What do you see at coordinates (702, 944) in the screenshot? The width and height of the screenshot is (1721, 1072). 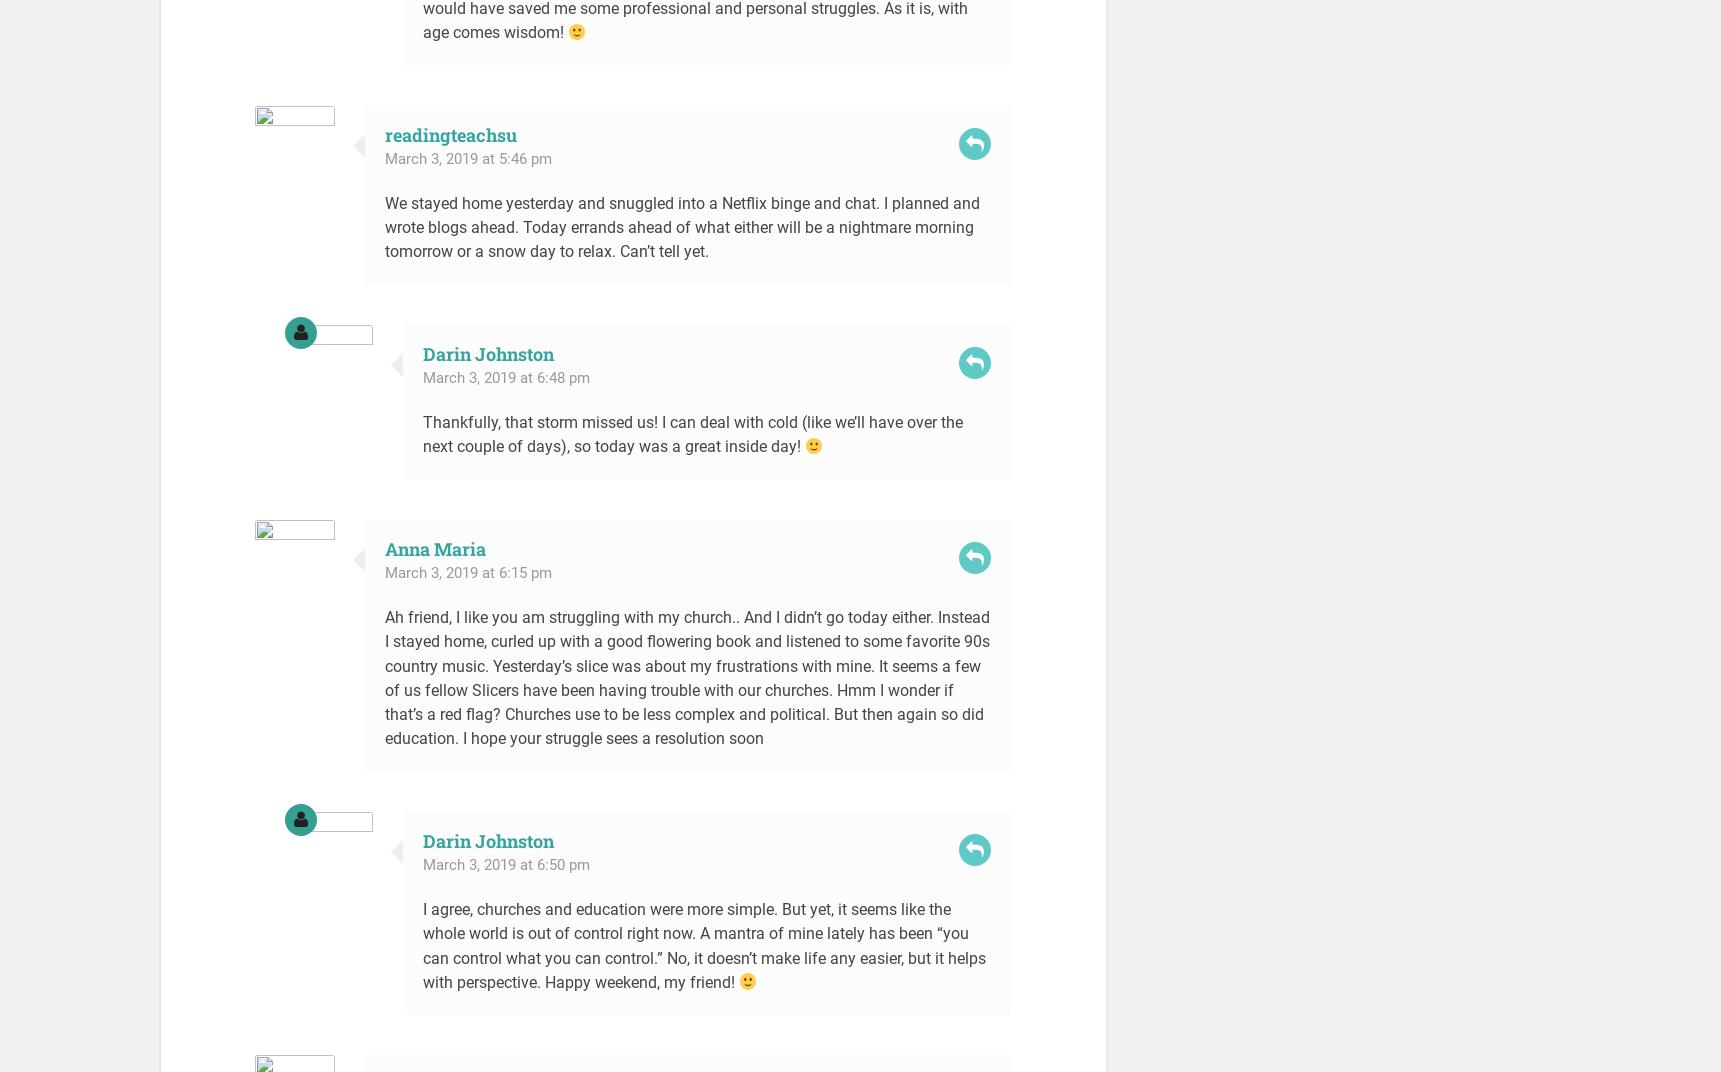 I see `'I agree, churches and education were more simple. But yet, it seems like the whole world is out of control right now. A mantra of mine lately has been “you can control what you can control.” No, it doesn’t make life any easier, but it helps with perspective. Happy weekend, my friend!'` at bounding box center [702, 944].